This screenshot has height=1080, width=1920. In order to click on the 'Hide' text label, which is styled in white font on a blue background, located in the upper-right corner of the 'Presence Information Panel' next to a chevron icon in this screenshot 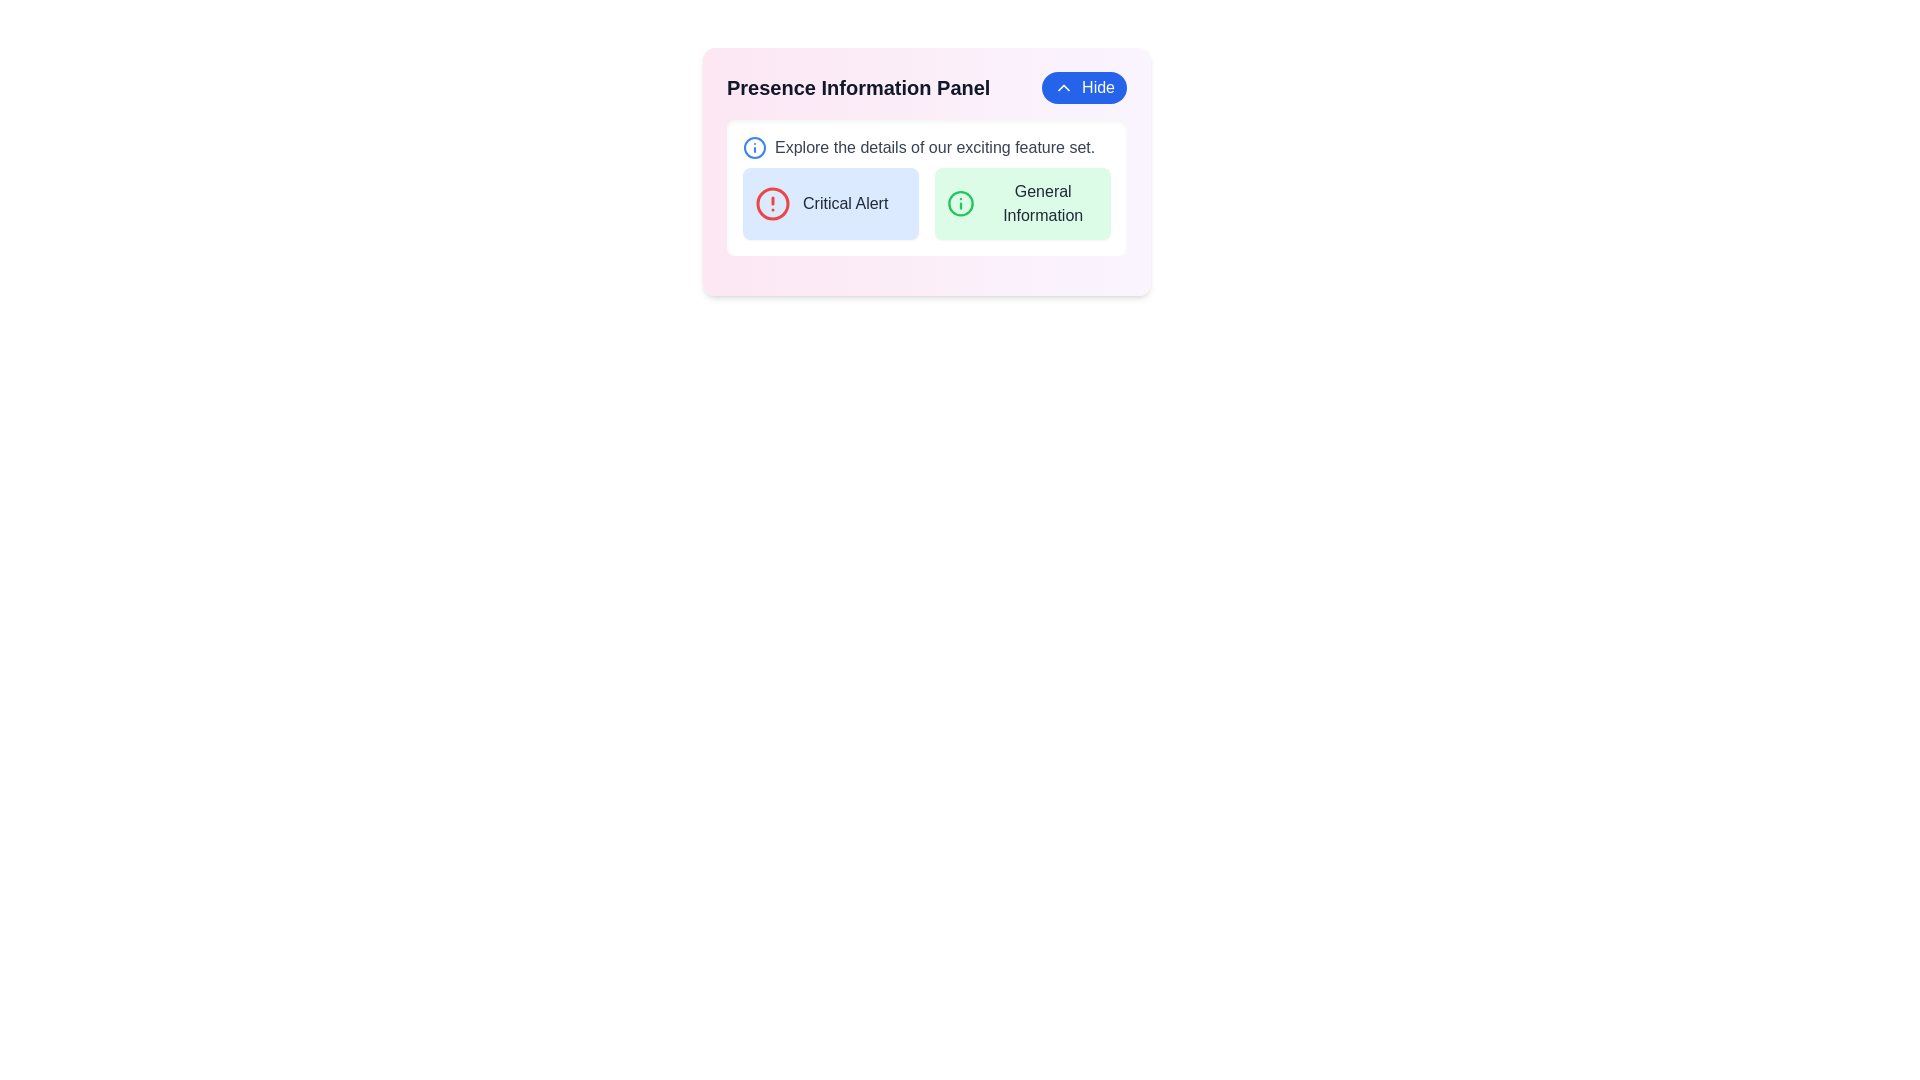, I will do `click(1097, 87)`.